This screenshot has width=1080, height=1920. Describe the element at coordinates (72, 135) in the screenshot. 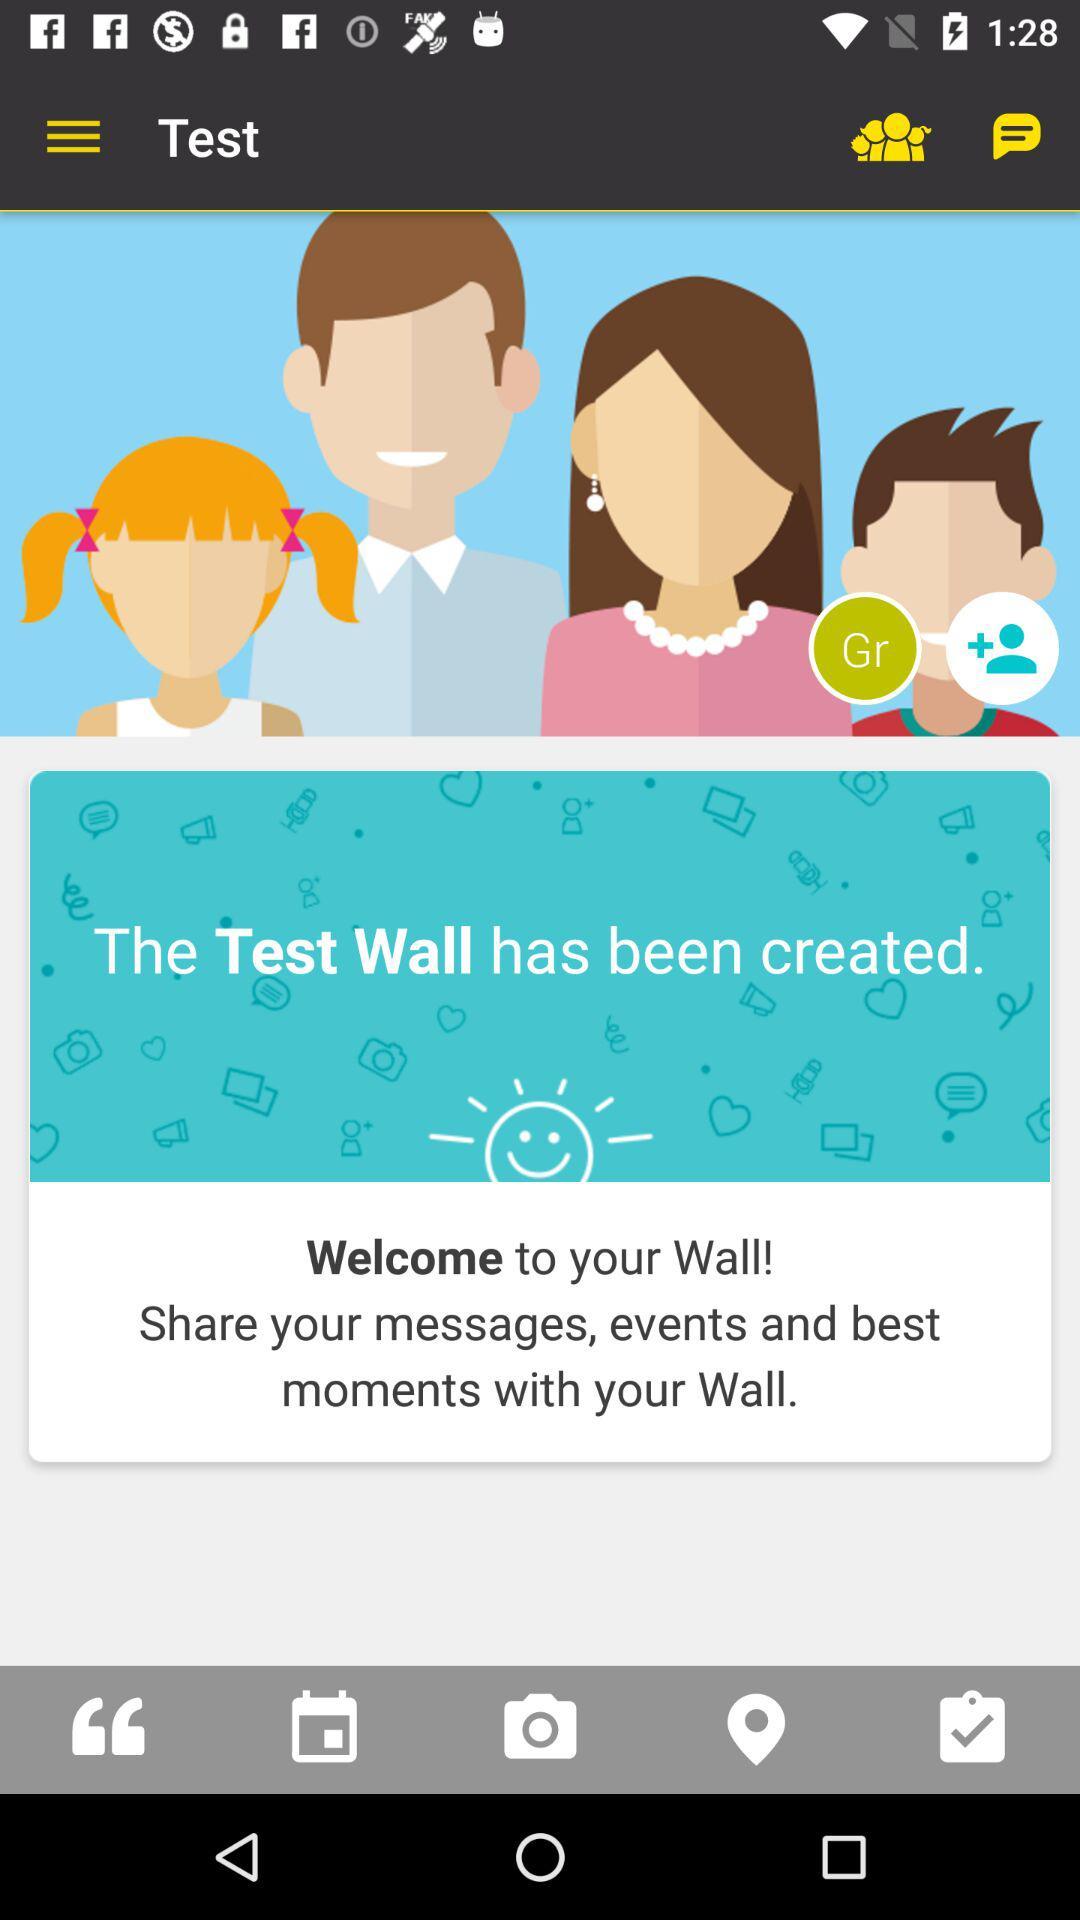

I see `icon next to the test item` at that location.